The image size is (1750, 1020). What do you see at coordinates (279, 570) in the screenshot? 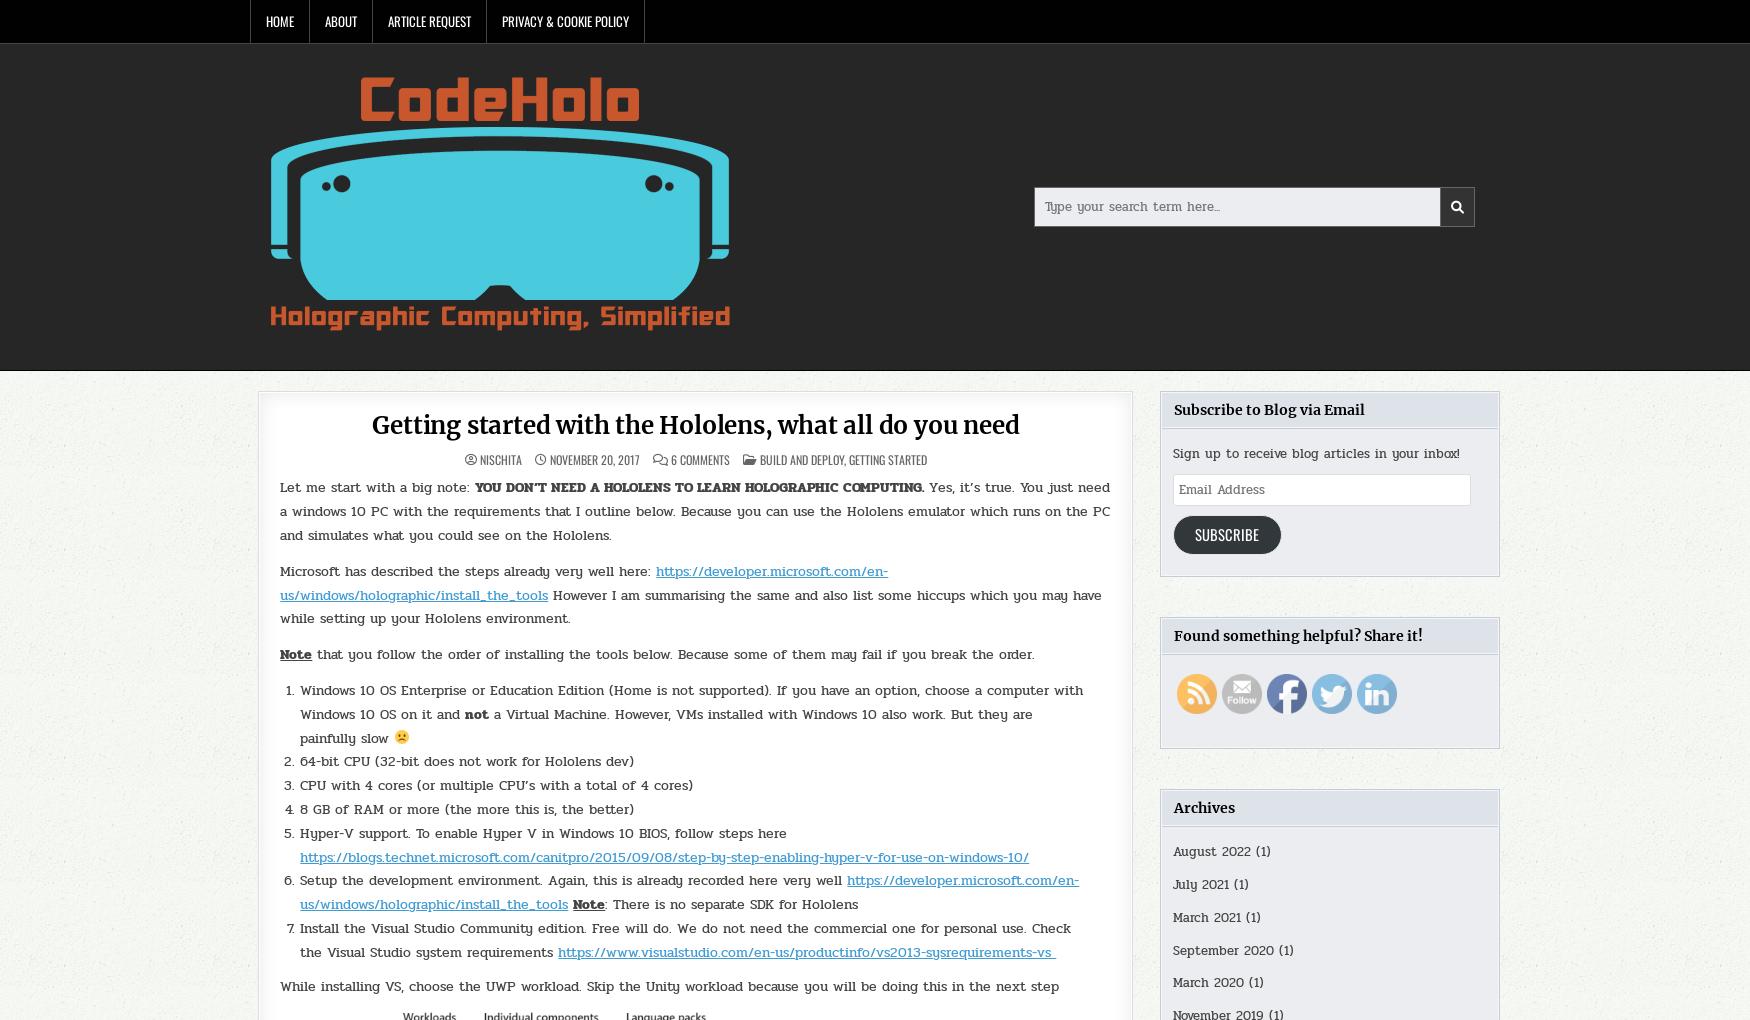
I see `'Microsoft has described the steps already very well here:'` at bounding box center [279, 570].